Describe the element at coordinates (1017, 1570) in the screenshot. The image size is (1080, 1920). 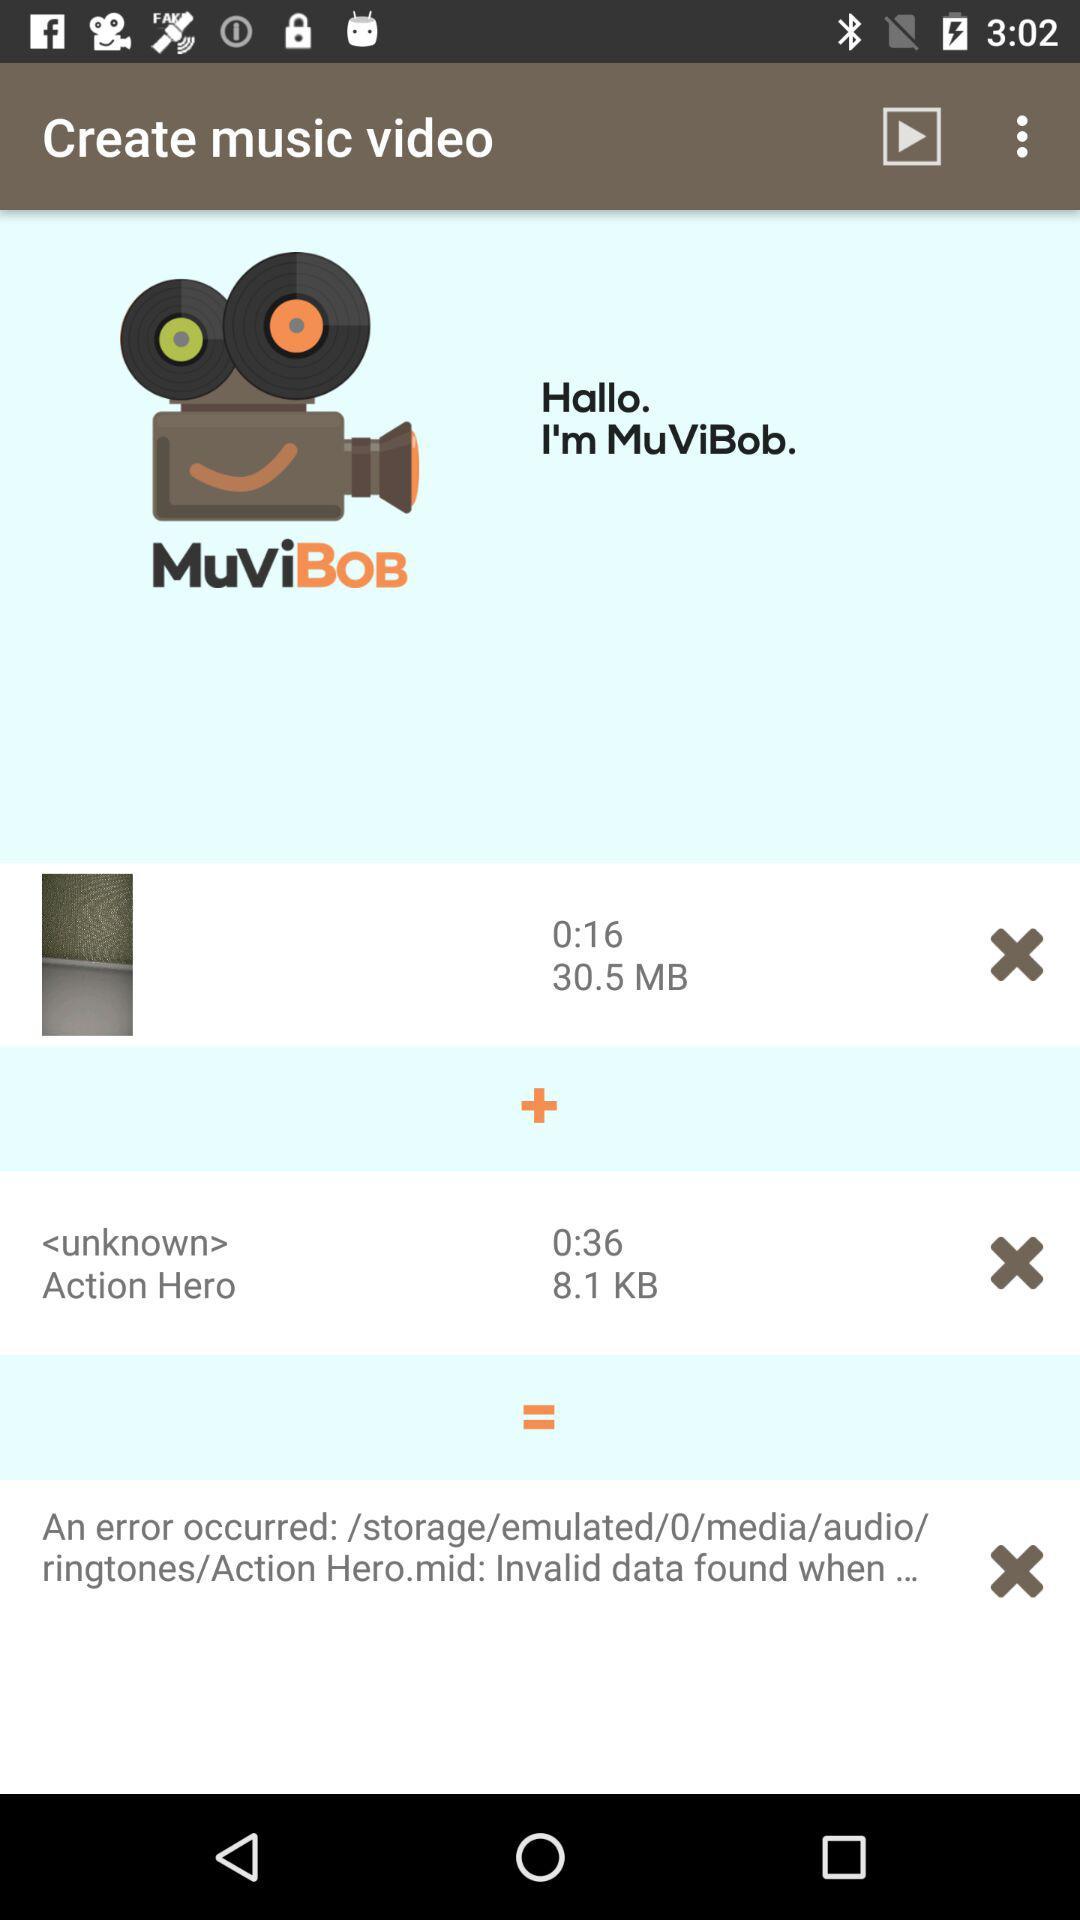
I see `item next to an error occurred icon` at that location.